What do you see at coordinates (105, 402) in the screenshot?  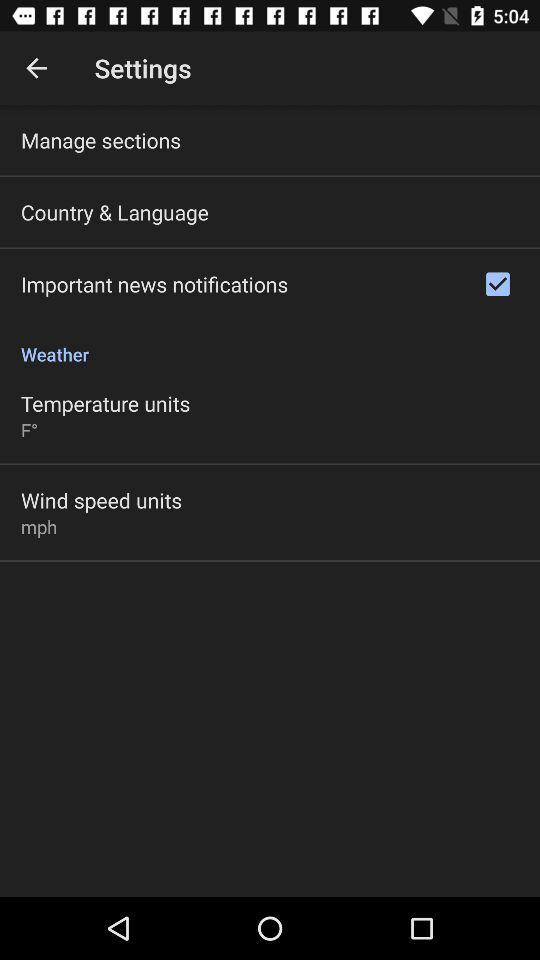 I see `the temperature units icon` at bounding box center [105, 402].